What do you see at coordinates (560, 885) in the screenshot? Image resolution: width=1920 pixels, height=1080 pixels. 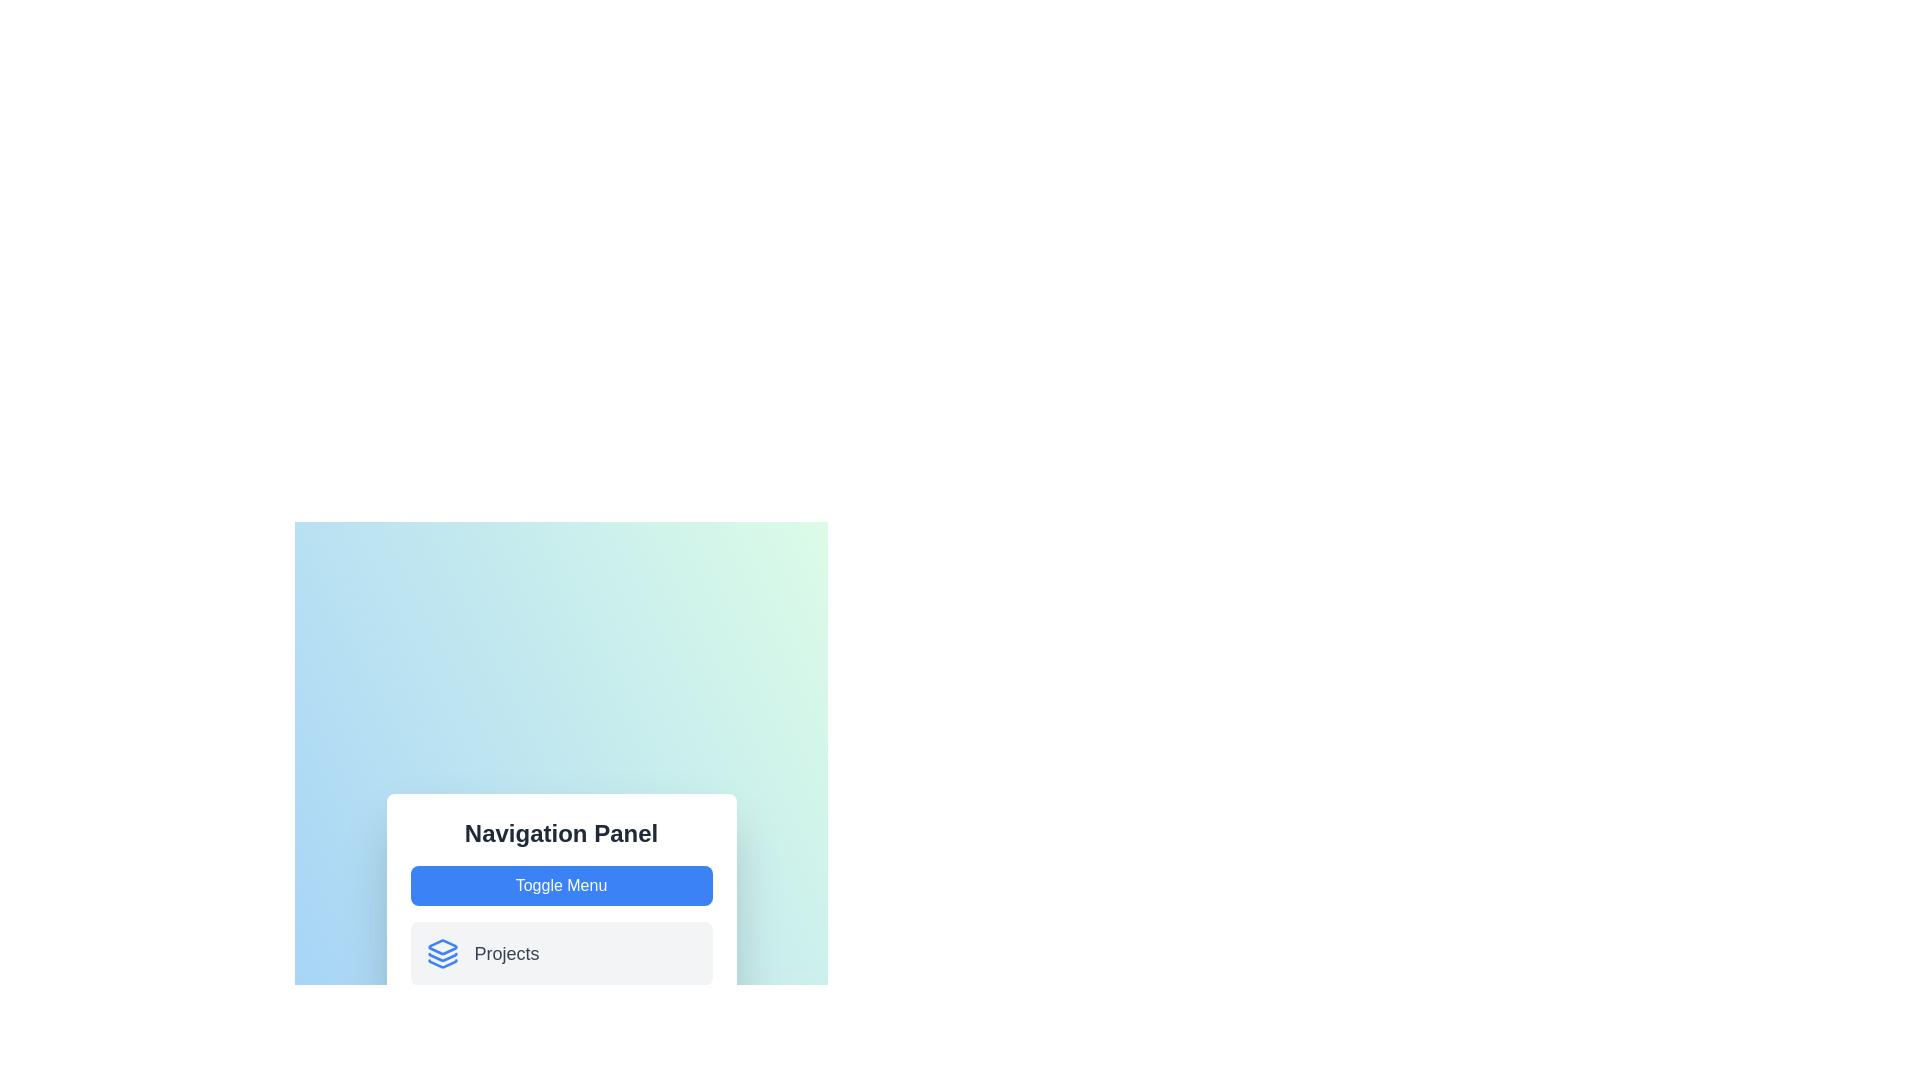 I see `'Toggle Menu' button to toggle the menu visibility` at bounding box center [560, 885].